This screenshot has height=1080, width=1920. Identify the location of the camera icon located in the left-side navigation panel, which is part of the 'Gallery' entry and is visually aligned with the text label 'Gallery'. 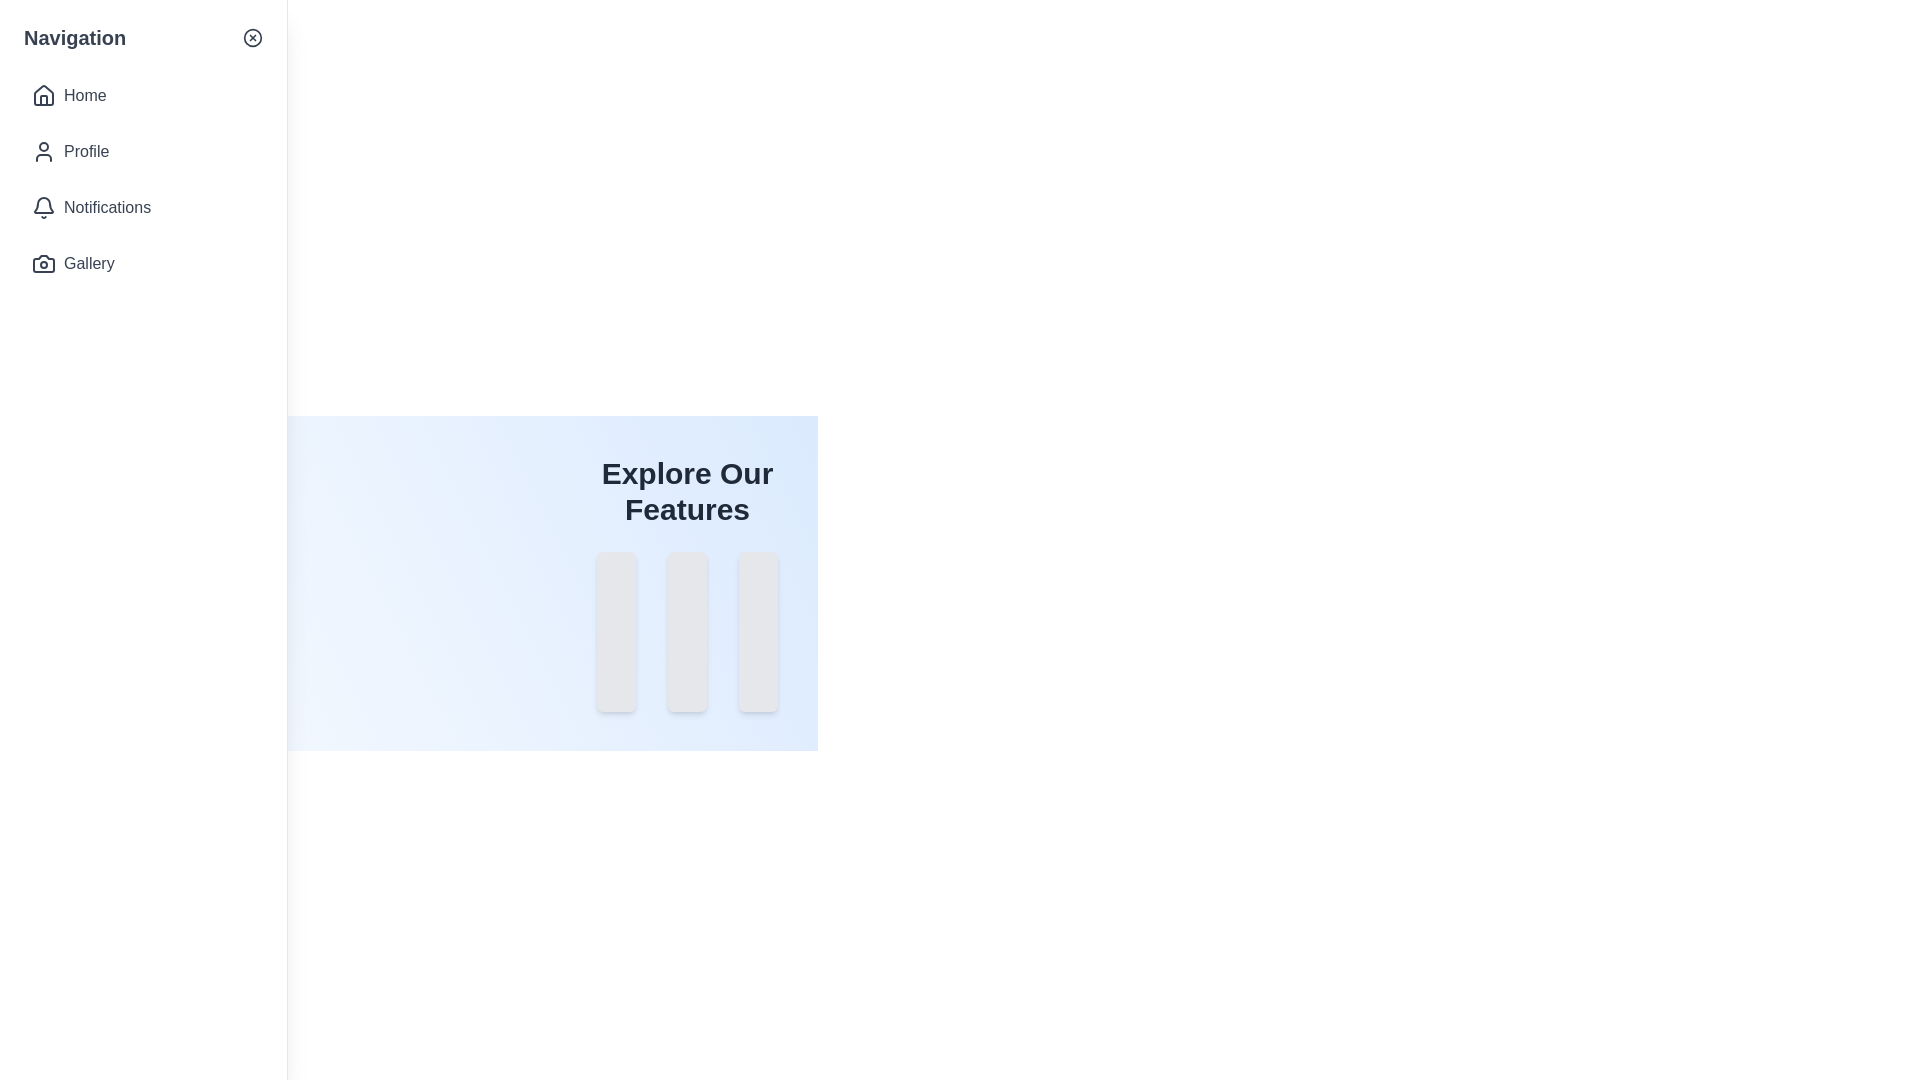
(43, 262).